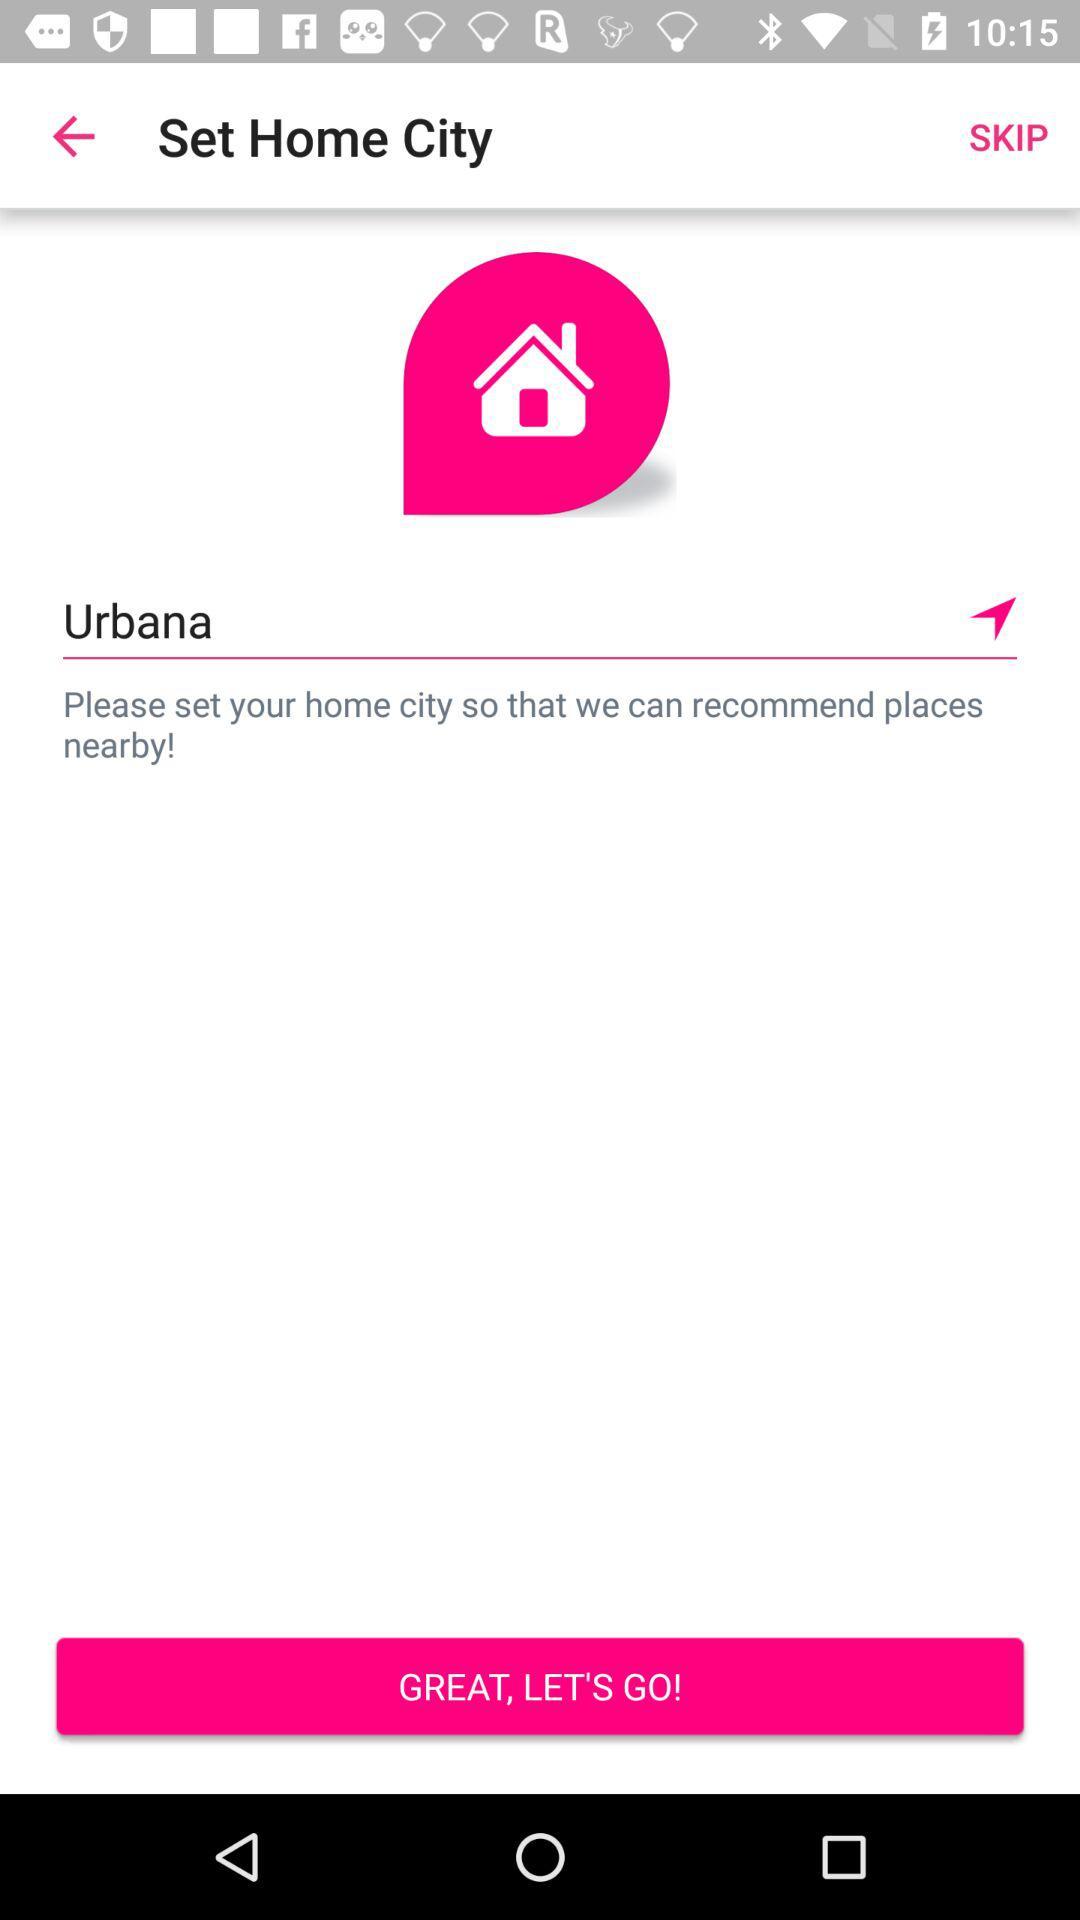 This screenshot has width=1080, height=1920. I want to click on the icon to the right of set home city icon, so click(1008, 135).